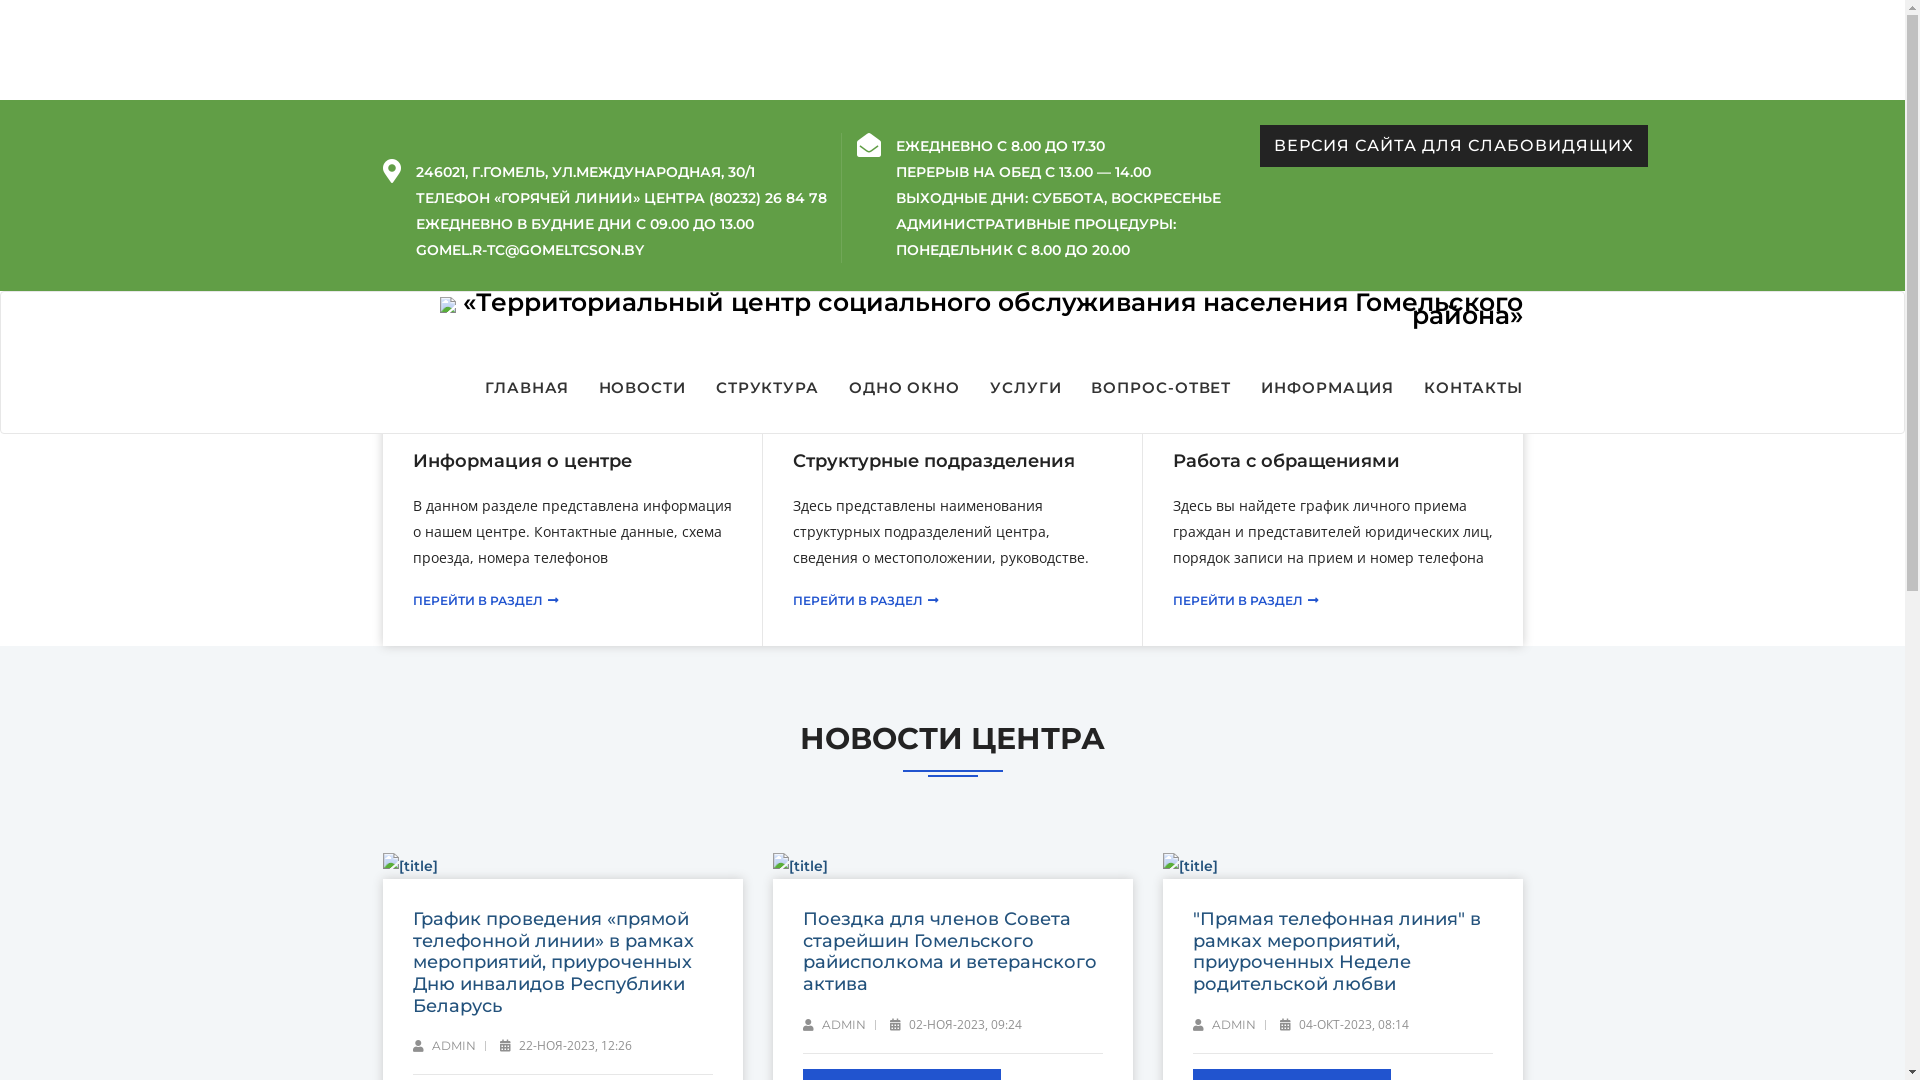 The image size is (1920, 1080). I want to click on 'ADMIN', so click(833, 1025).